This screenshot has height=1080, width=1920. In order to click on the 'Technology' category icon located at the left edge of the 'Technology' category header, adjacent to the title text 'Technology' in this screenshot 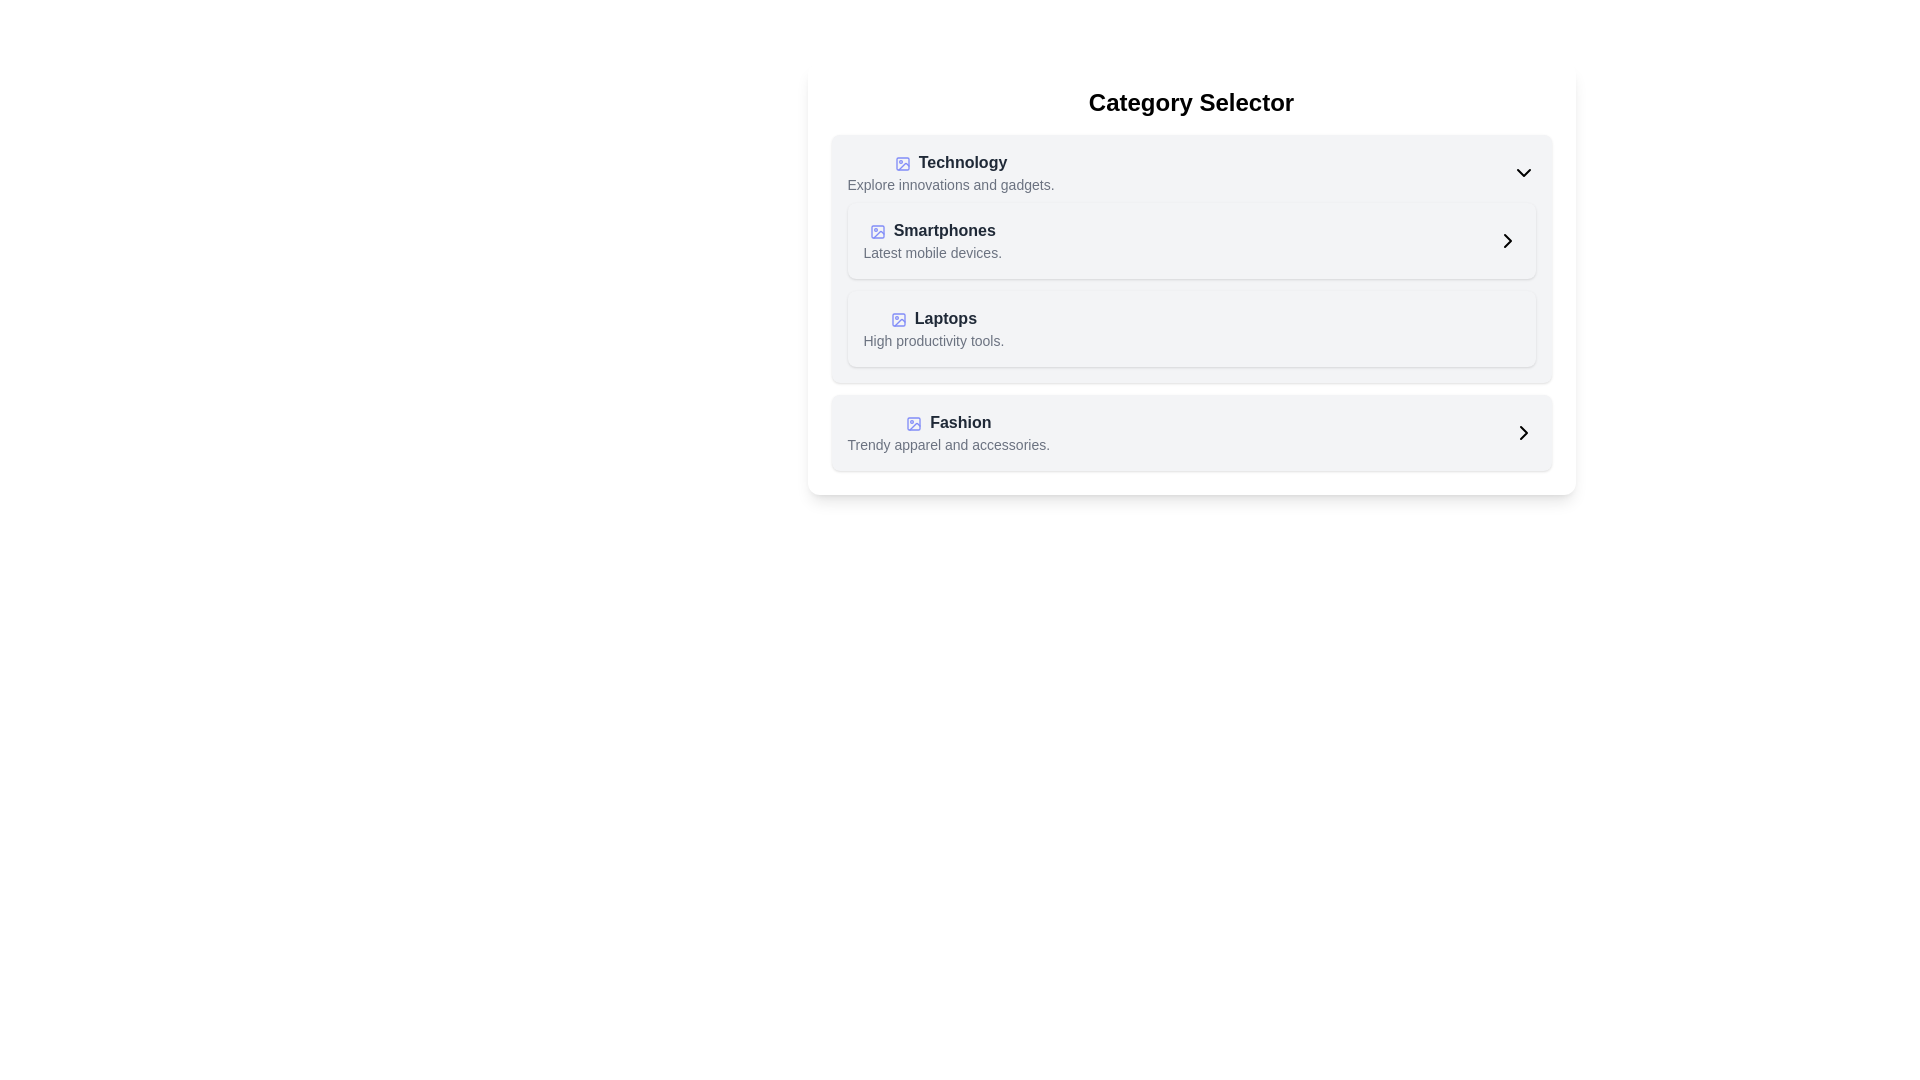, I will do `click(901, 162)`.